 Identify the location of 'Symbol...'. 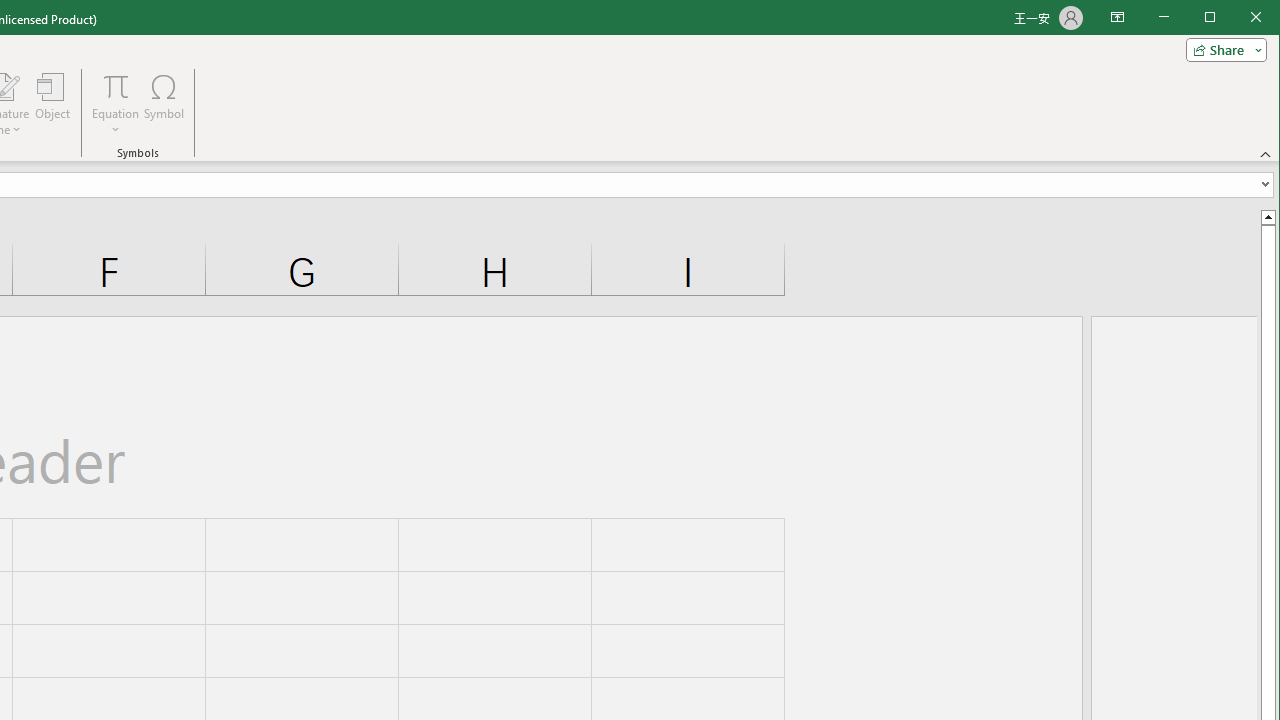
(164, 104).